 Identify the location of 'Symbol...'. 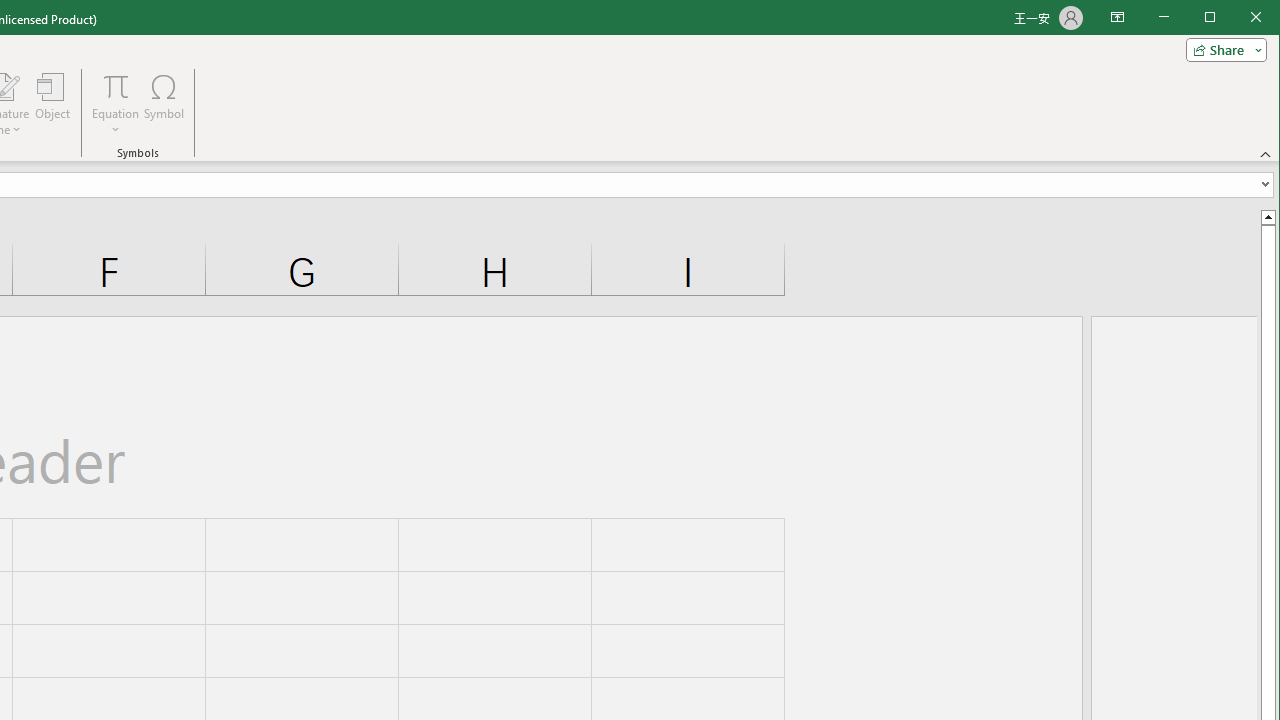
(164, 104).